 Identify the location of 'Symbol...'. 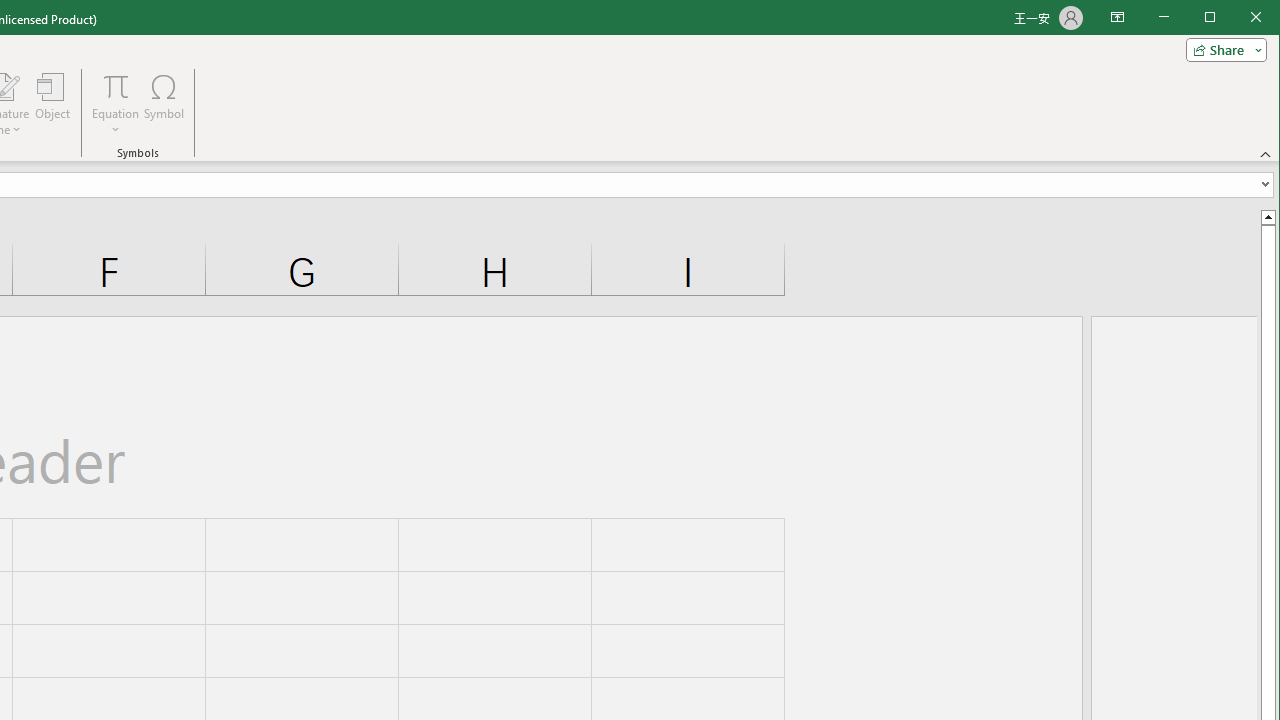
(164, 104).